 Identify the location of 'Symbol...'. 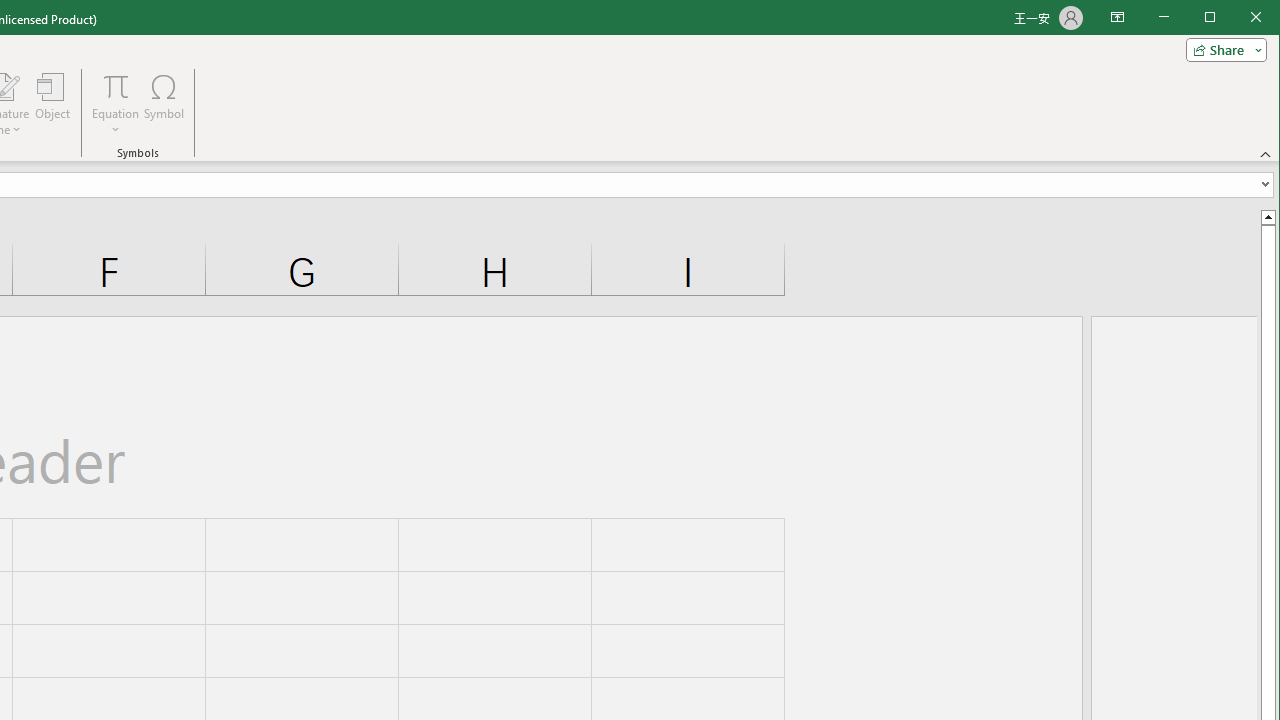
(164, 104).